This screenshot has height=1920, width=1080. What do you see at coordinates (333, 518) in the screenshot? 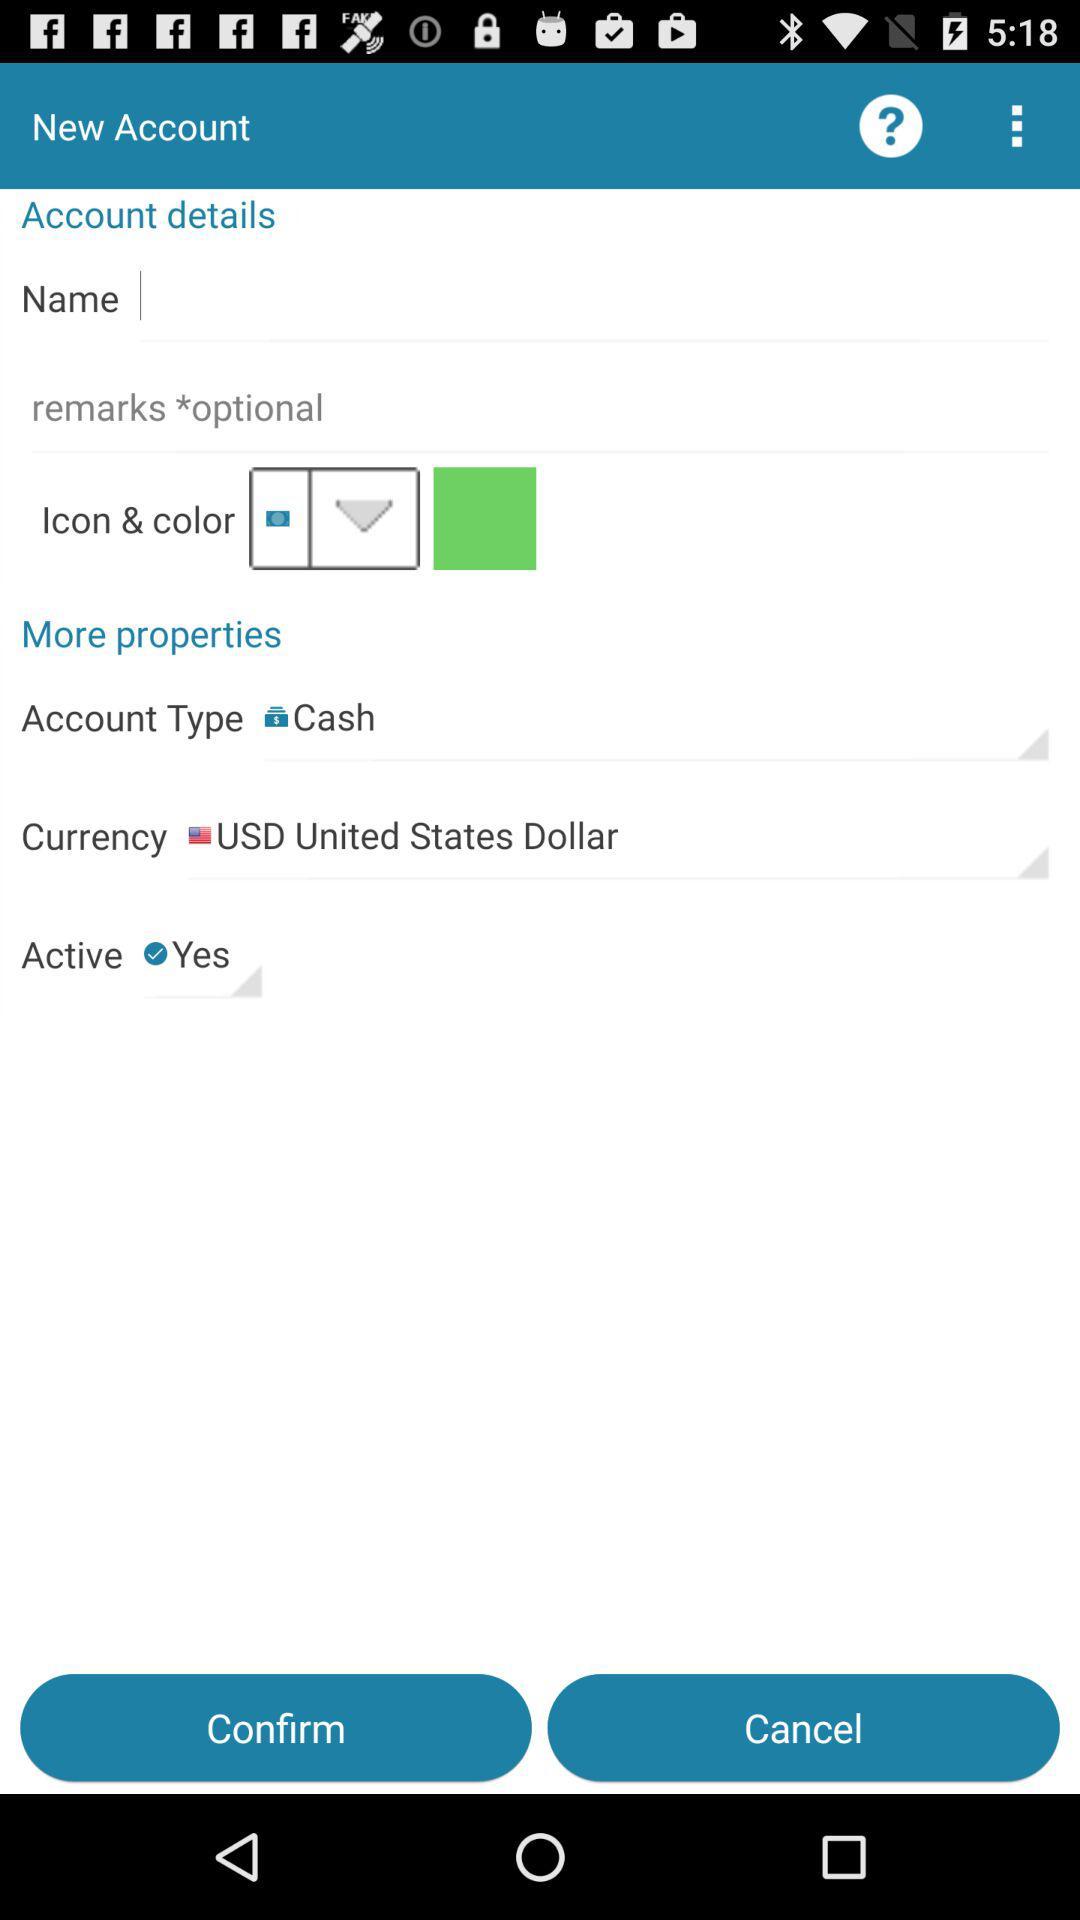
I see `icon` at bounding box center [333, 518].